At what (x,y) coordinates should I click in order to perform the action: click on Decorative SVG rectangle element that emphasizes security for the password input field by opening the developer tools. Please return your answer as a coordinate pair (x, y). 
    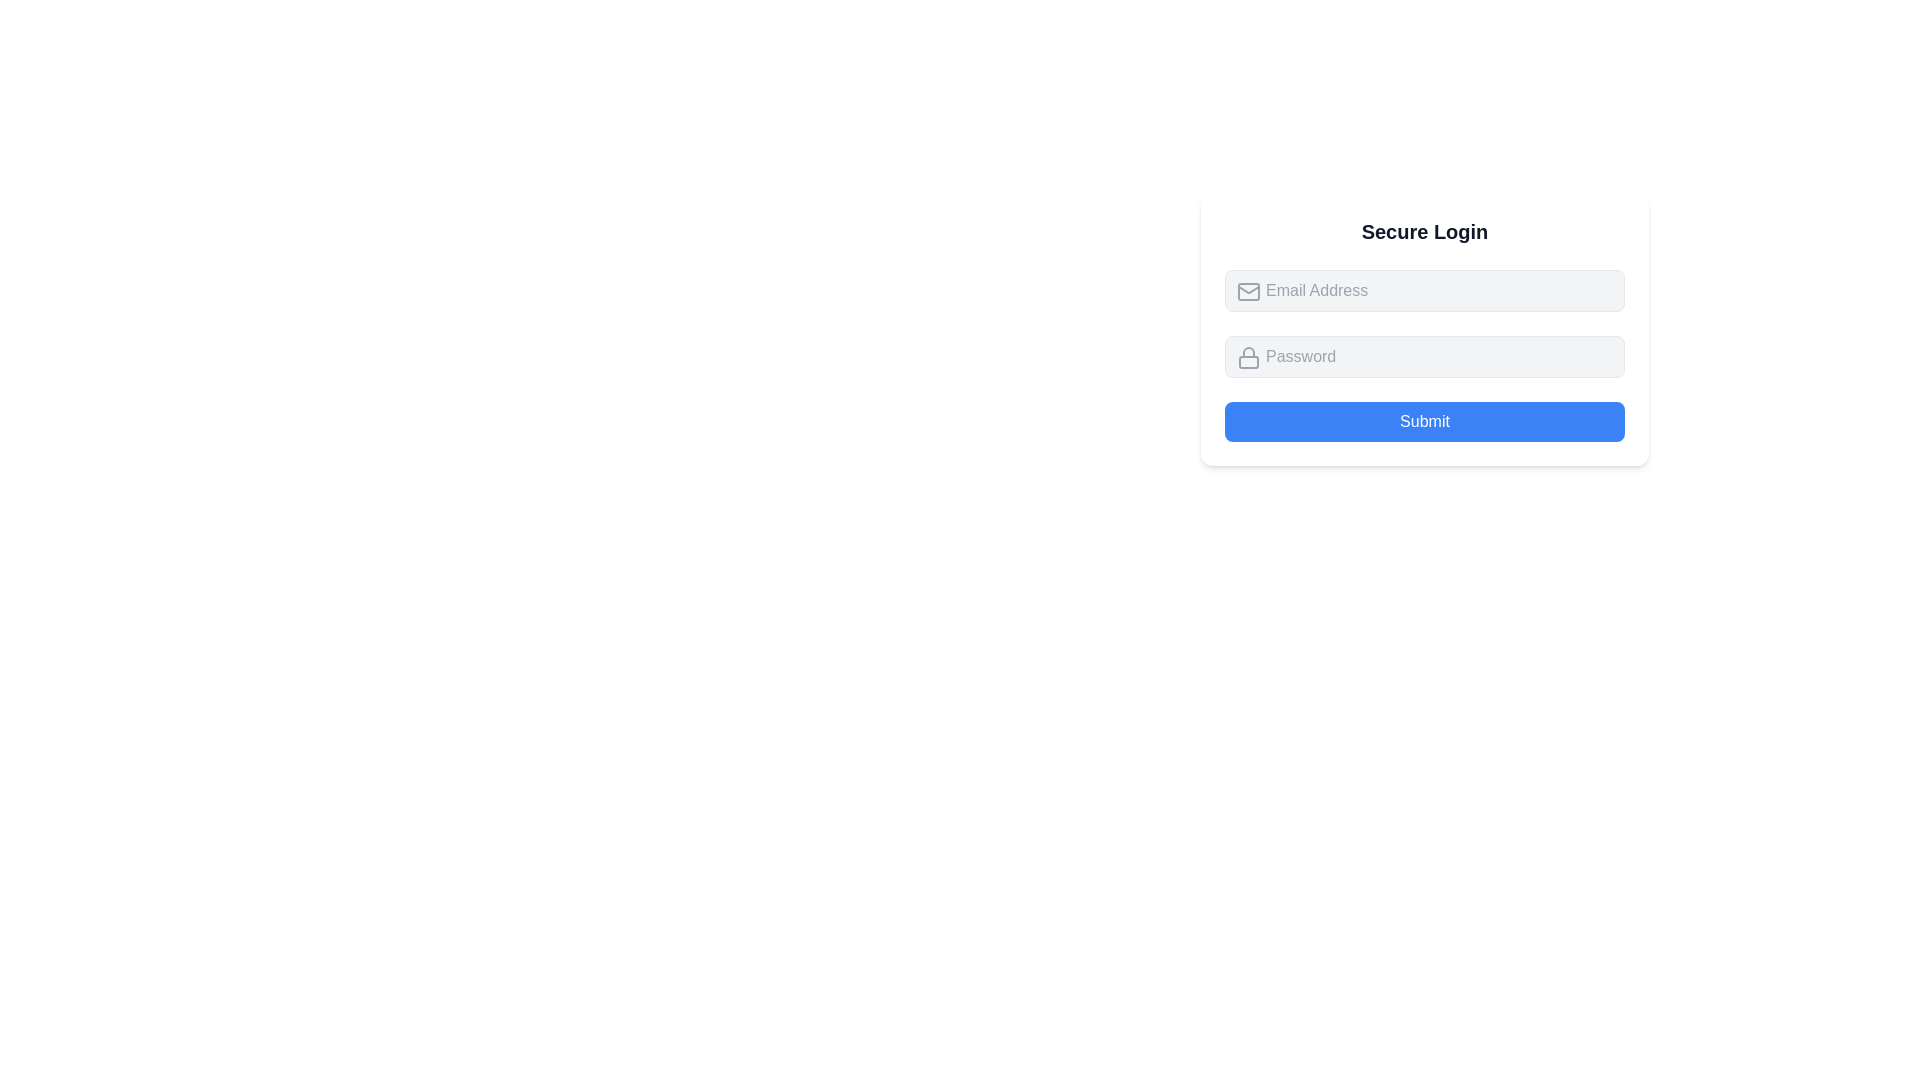
    Looking at the image, I should click on (1247, 362).